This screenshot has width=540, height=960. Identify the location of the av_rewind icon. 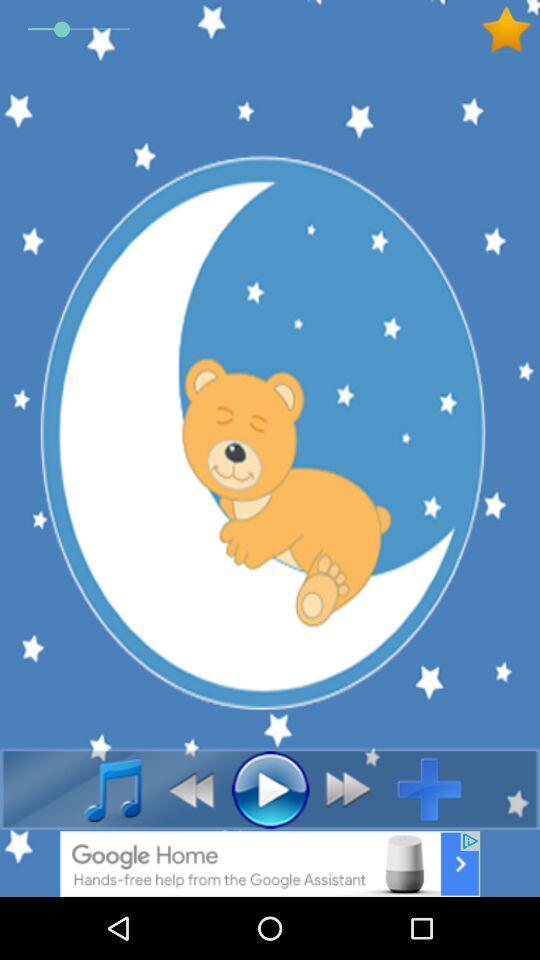
(185, 789).